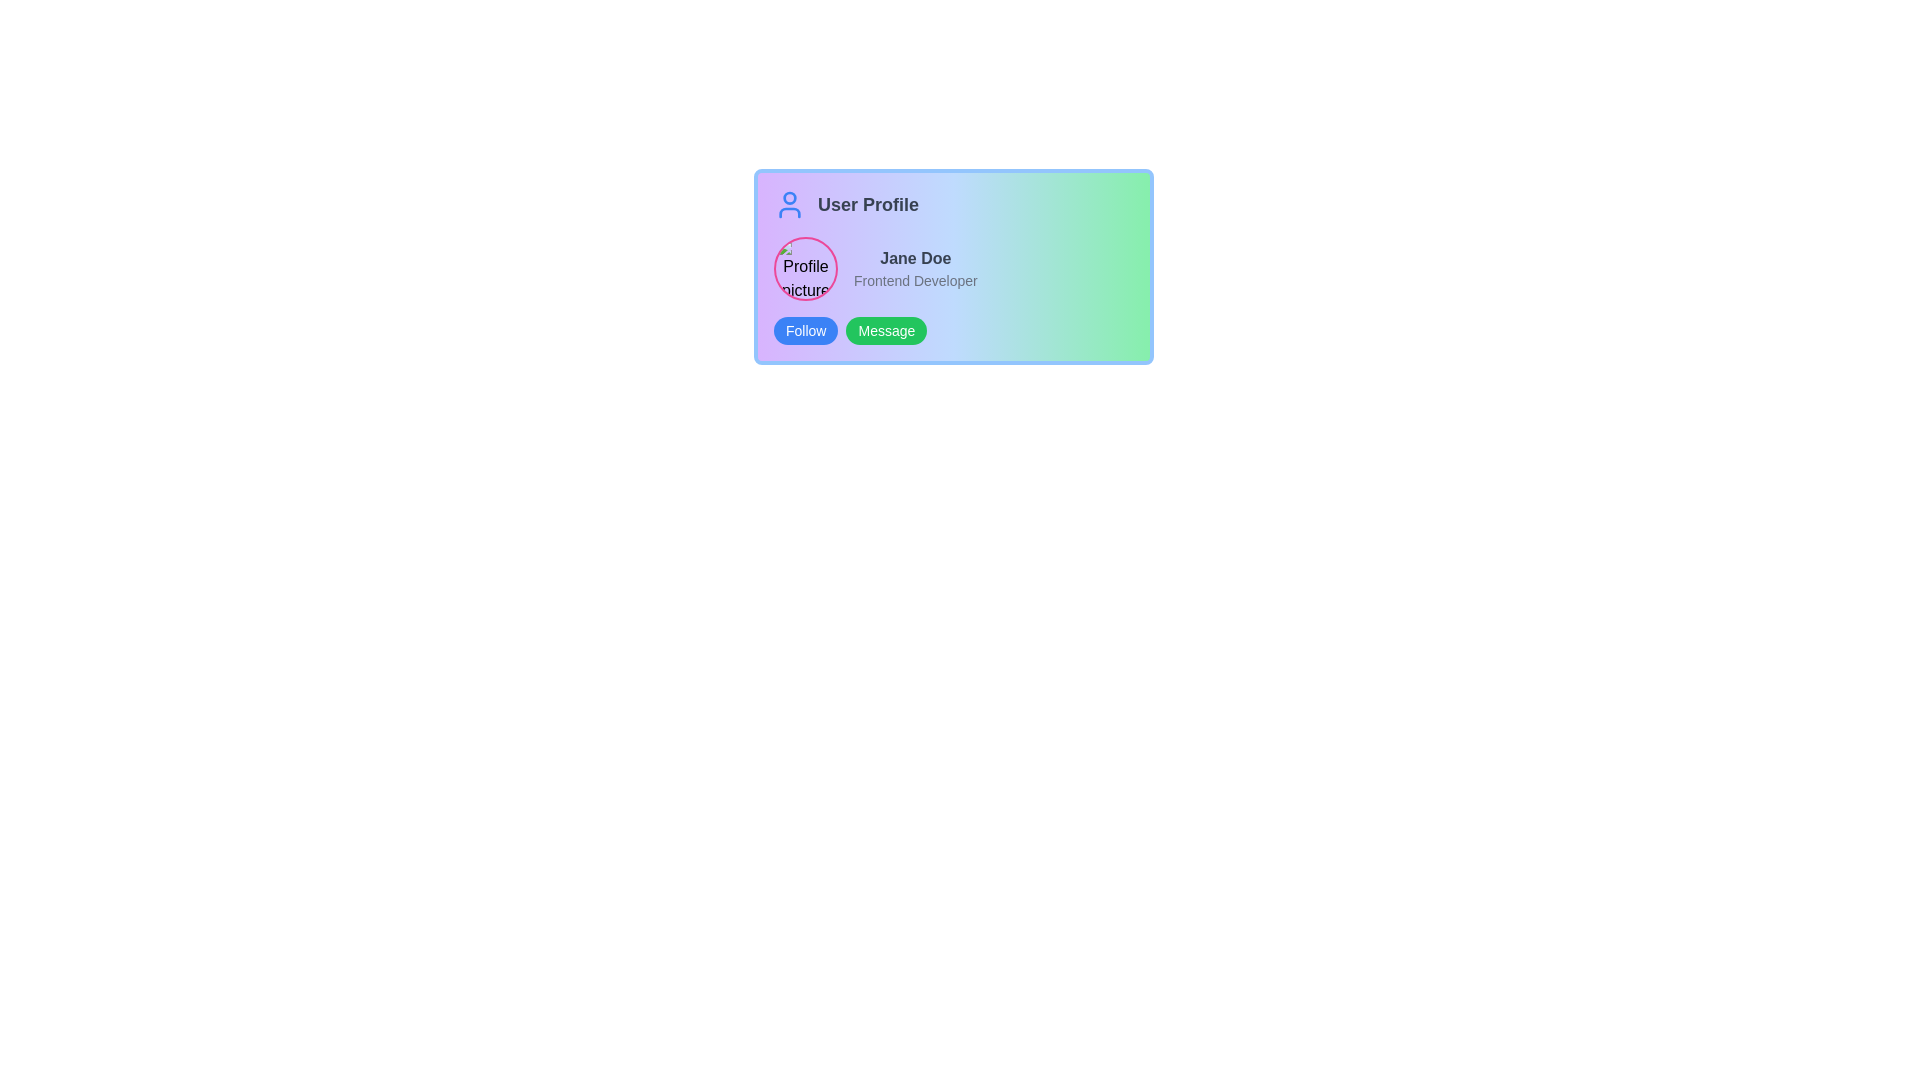  Describe the element at coordinates (806, 268) in the screenshot. I see `the circular profile picture with a pink border, located at the leftmost part of the user profile section` at that location.